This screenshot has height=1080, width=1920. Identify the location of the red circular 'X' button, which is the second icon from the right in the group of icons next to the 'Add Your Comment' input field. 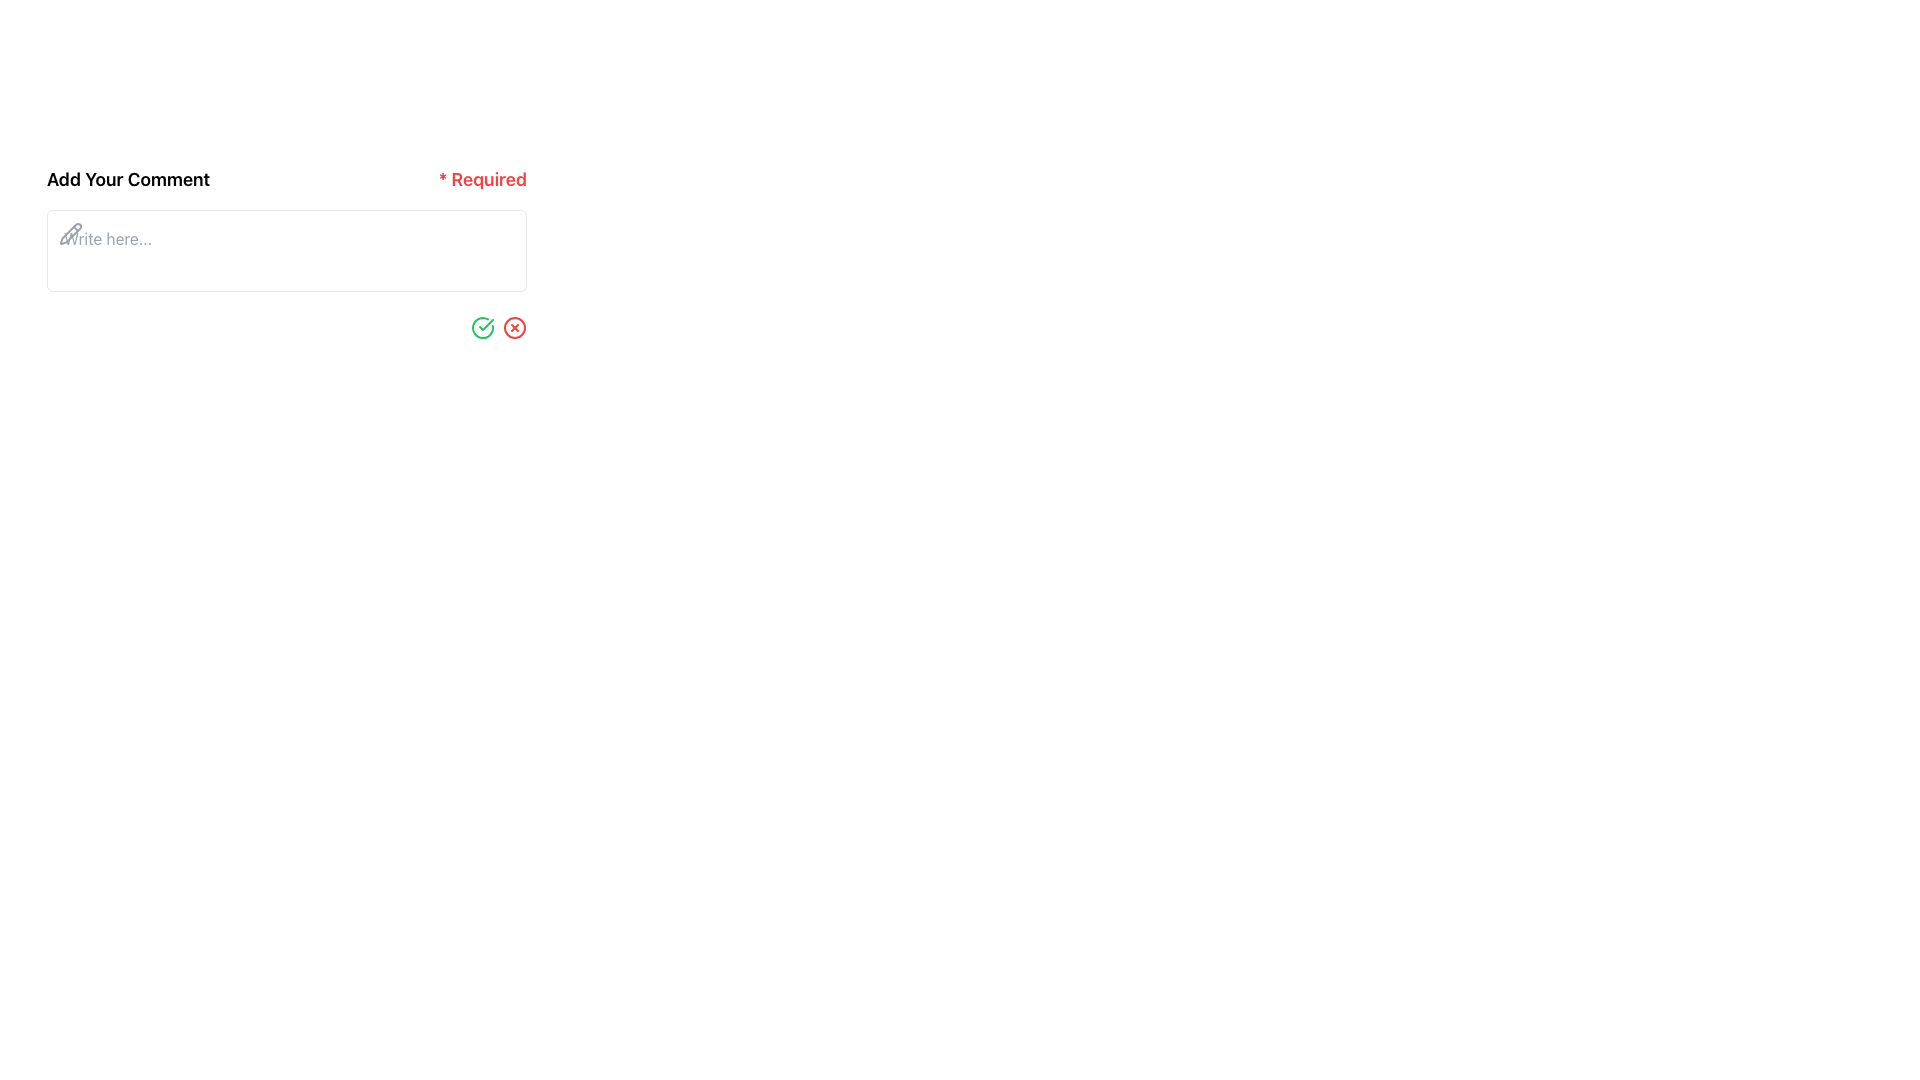
(514, 326).